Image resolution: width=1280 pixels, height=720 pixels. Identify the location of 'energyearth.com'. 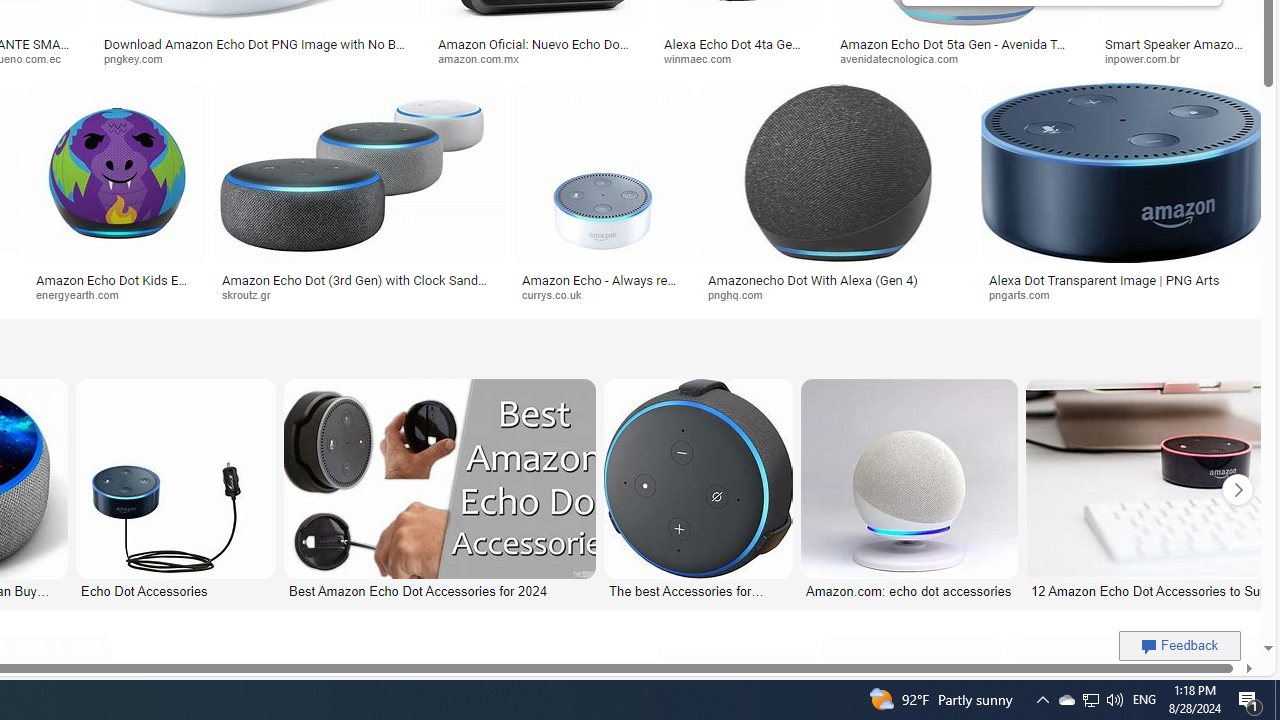
(116, 295).